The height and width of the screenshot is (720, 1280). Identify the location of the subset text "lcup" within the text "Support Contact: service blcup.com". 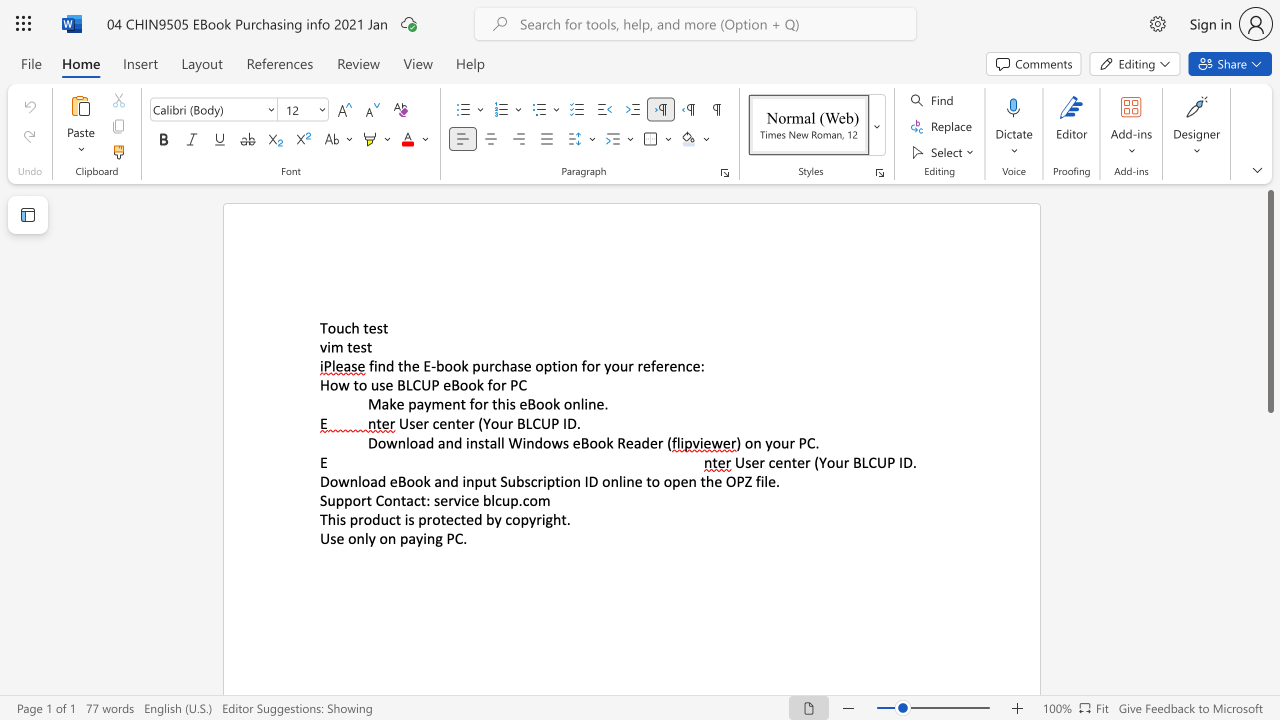
(491, 499).